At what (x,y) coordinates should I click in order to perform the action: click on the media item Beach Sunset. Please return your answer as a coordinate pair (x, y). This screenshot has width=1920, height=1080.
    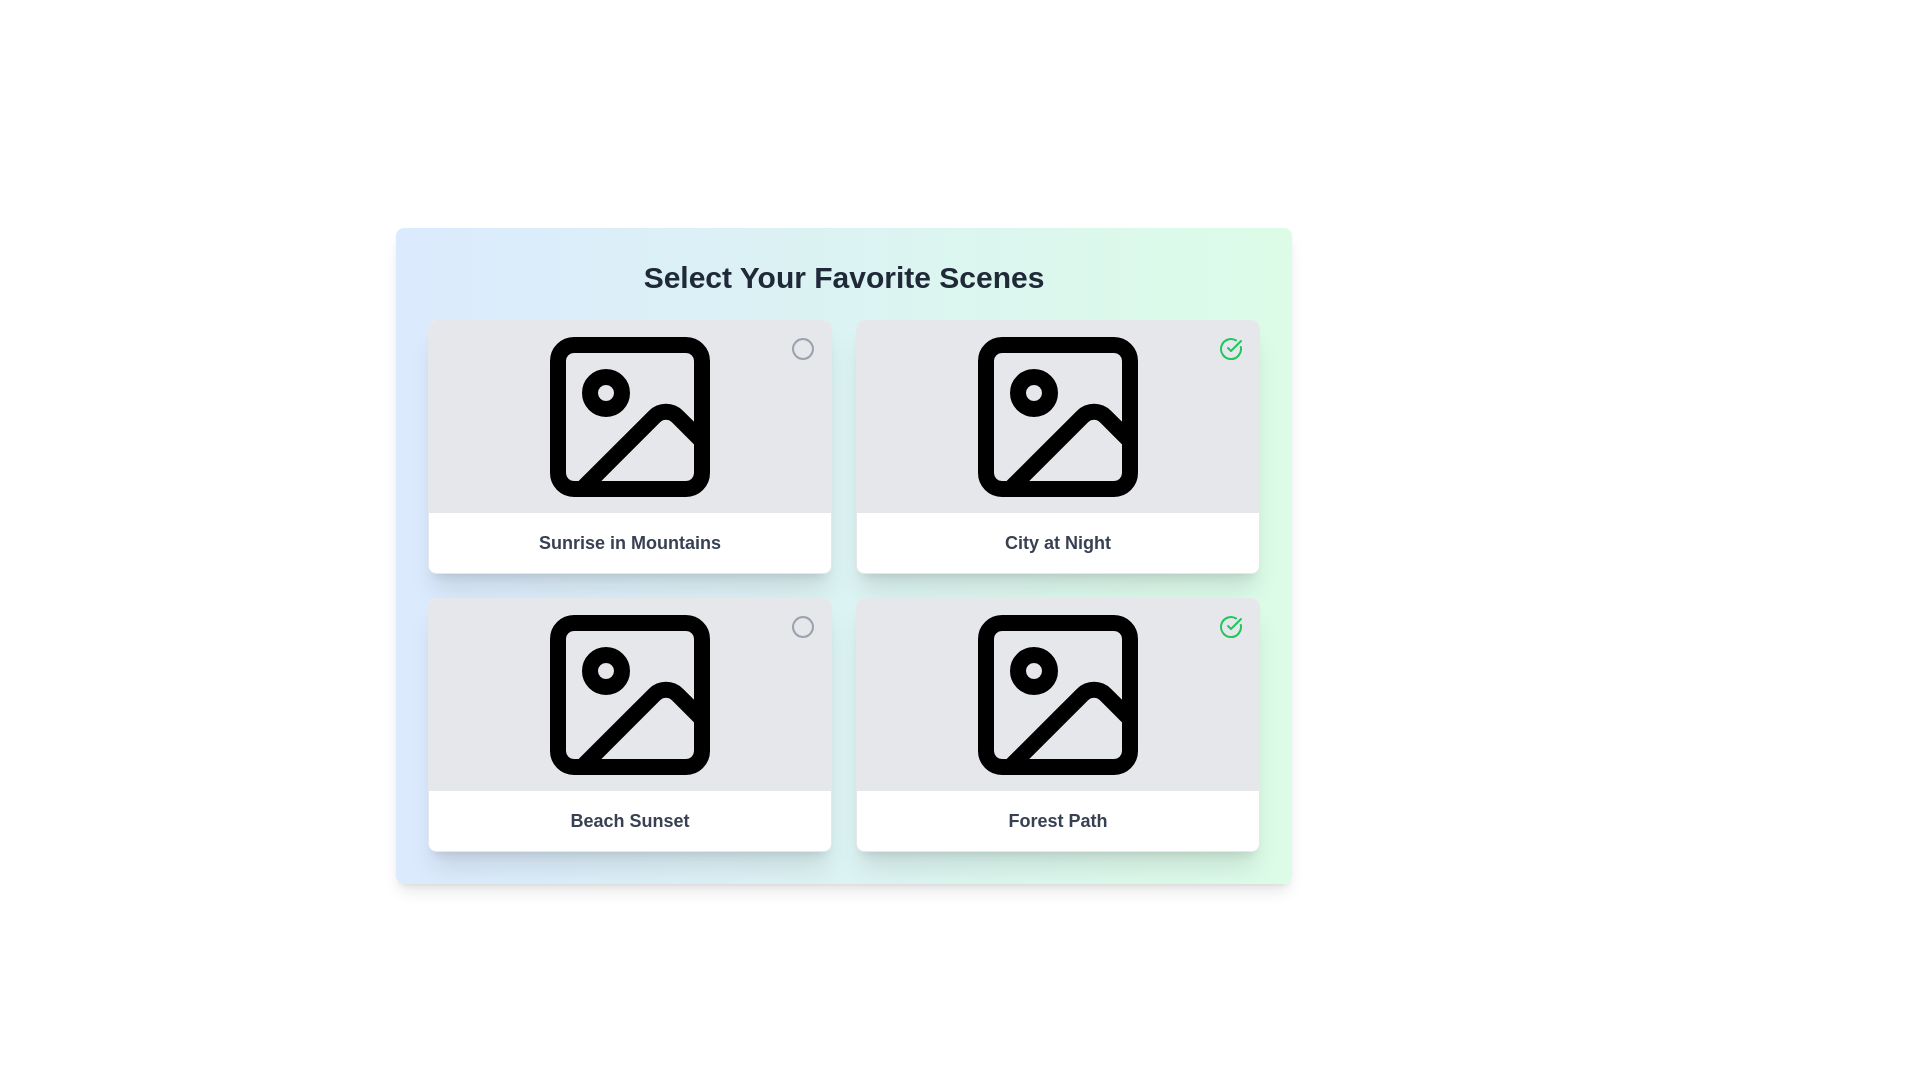
    Looking at the image, I should click on (802, 626).